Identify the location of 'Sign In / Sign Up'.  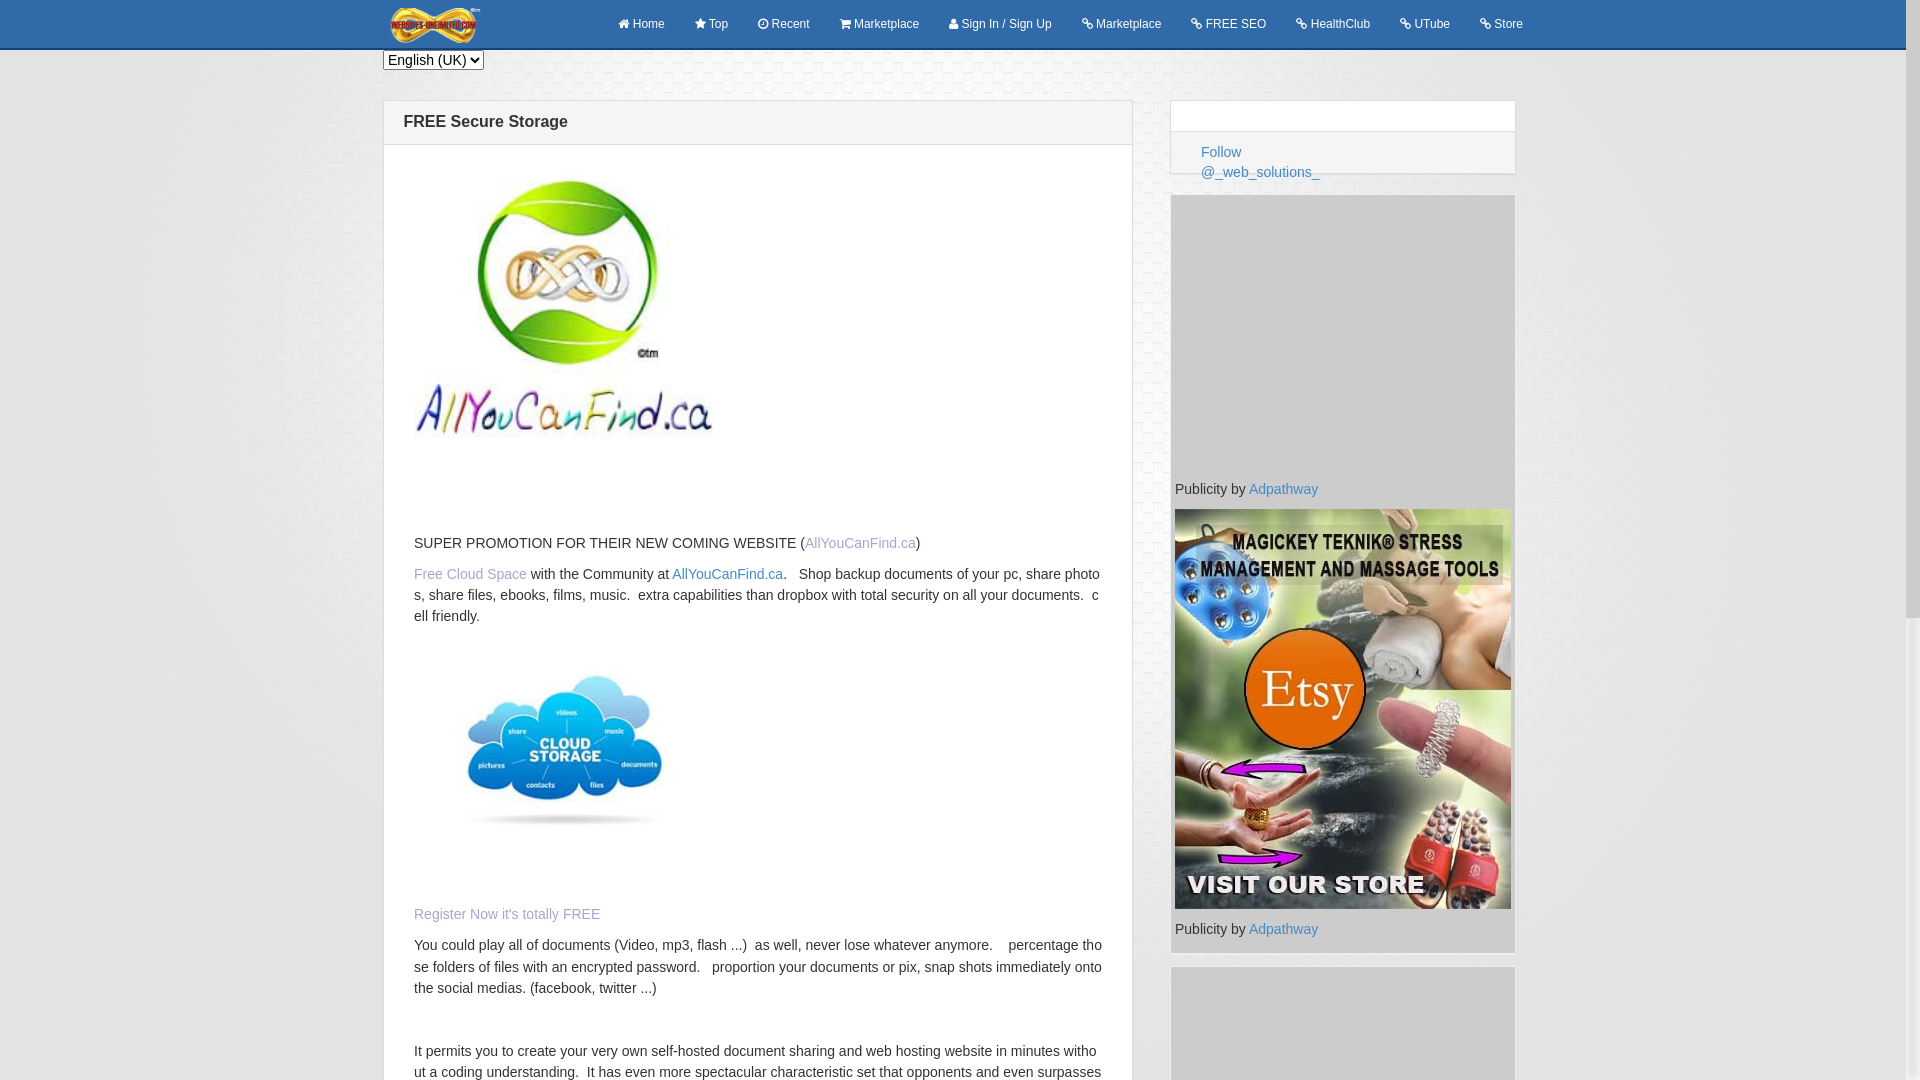
(999, 23).